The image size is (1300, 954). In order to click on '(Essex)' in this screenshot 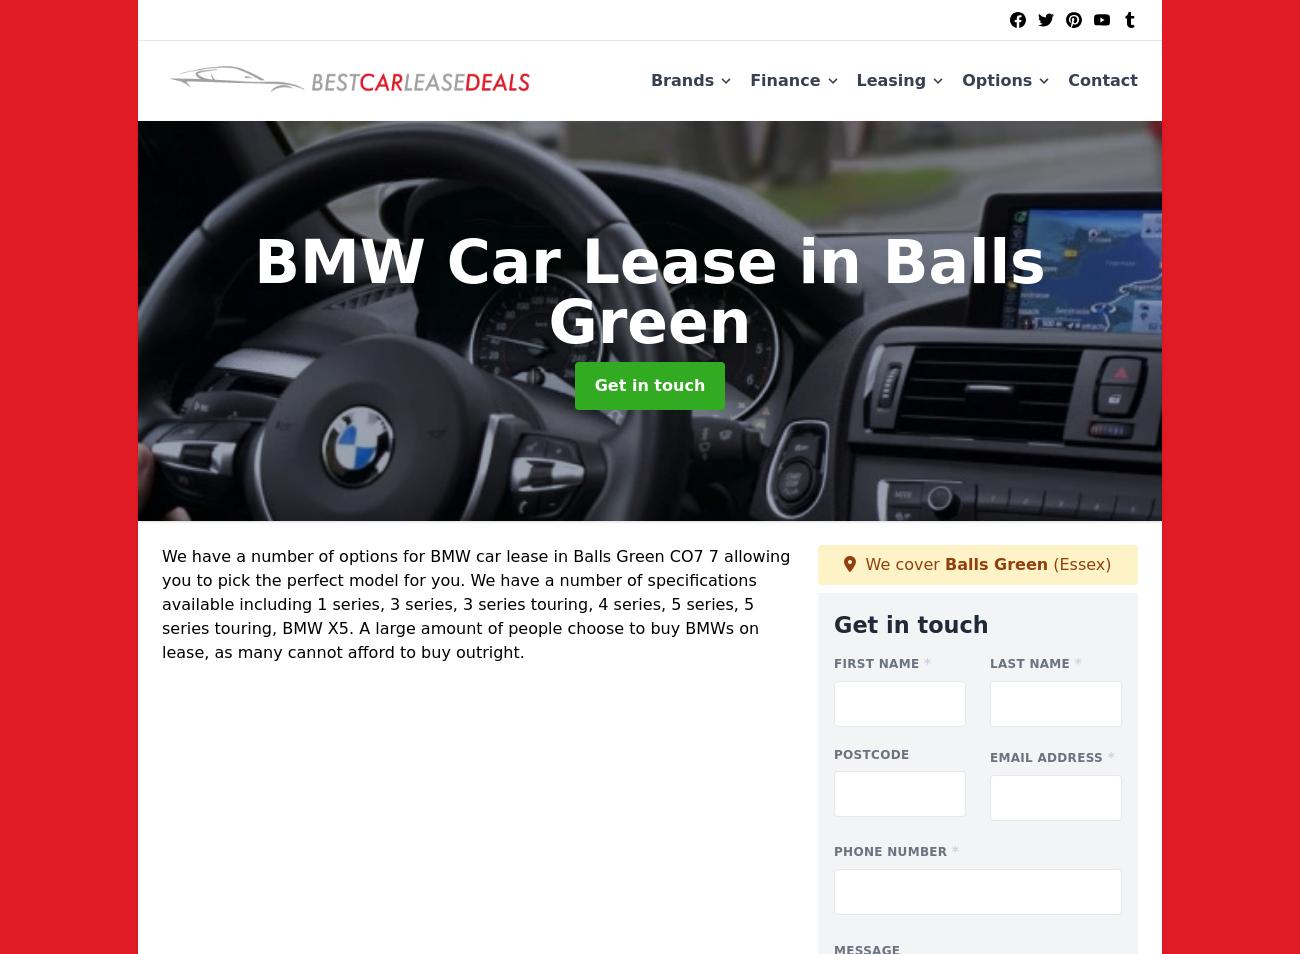, I will do `click(1048, 562)`.